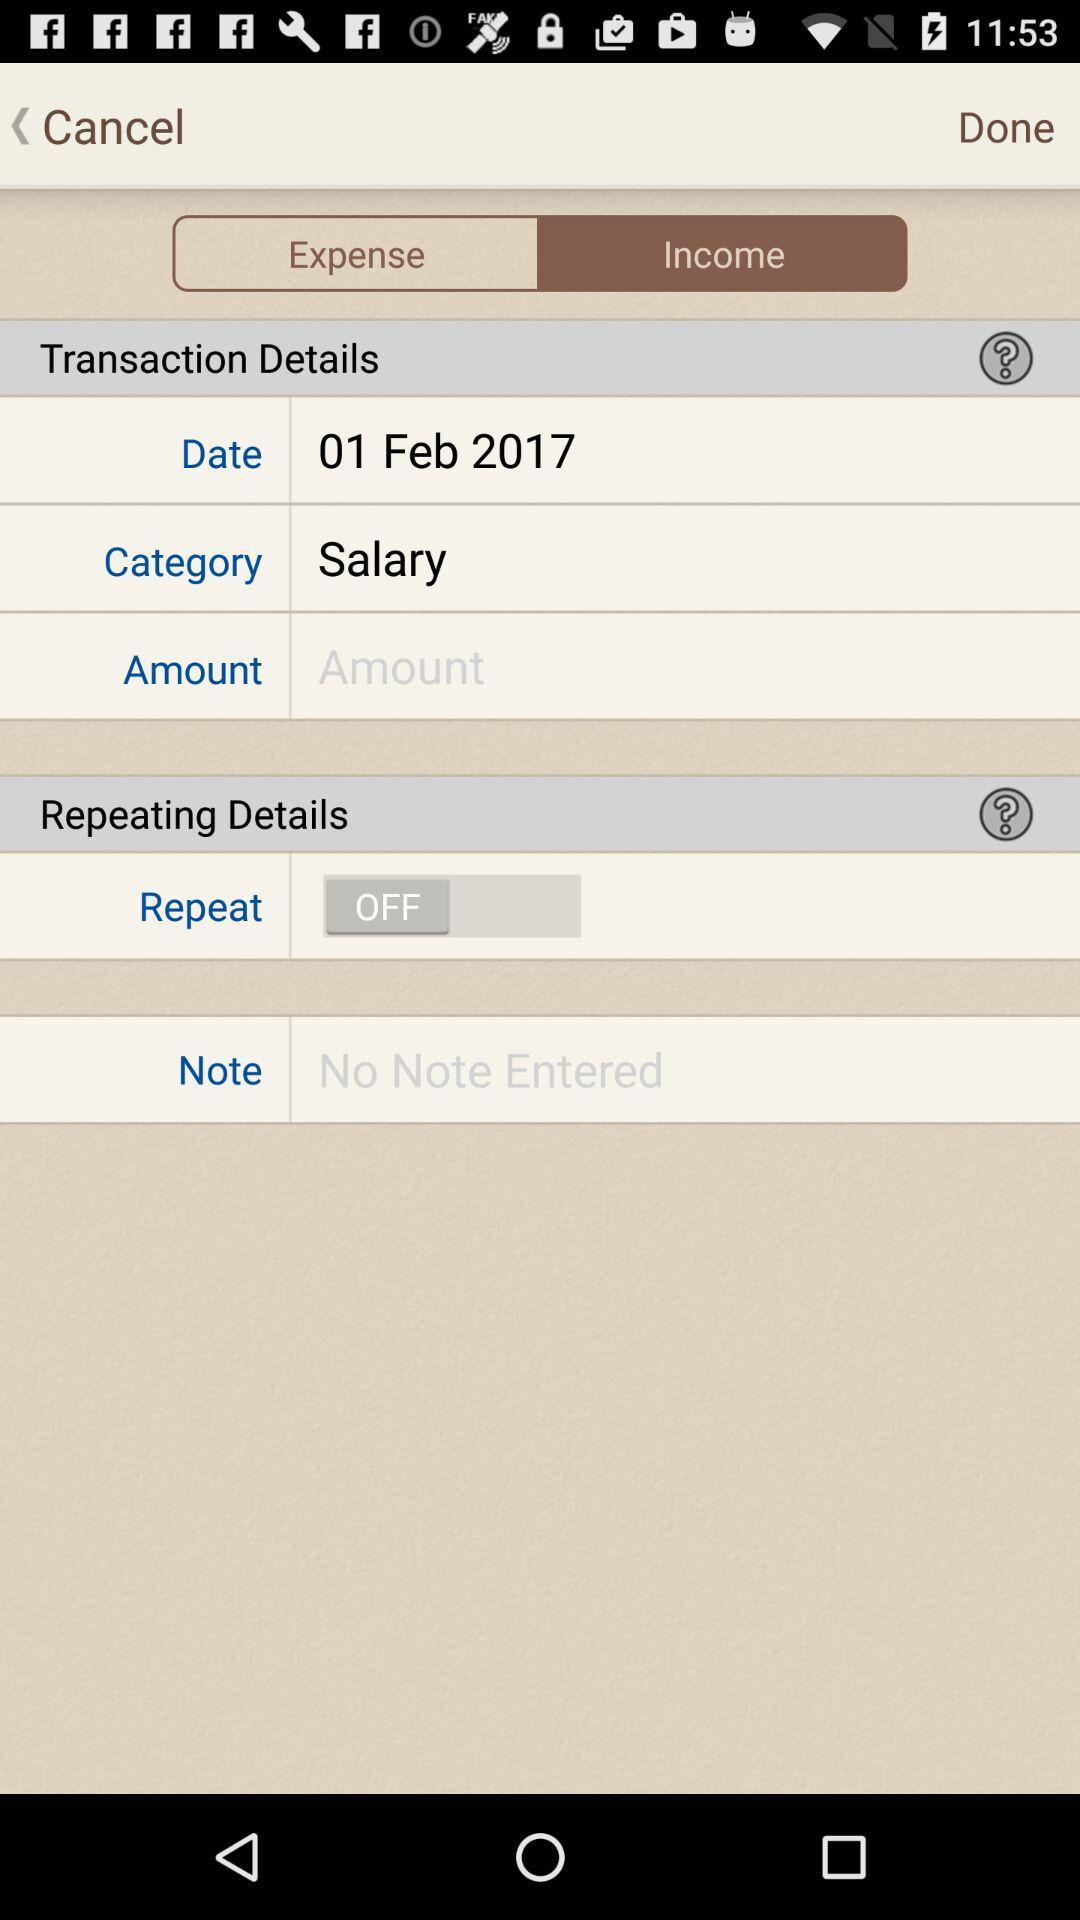 This screenshot has height=1920, width=1080. I want to click on toggles repeat on/off, so click(452, 905).